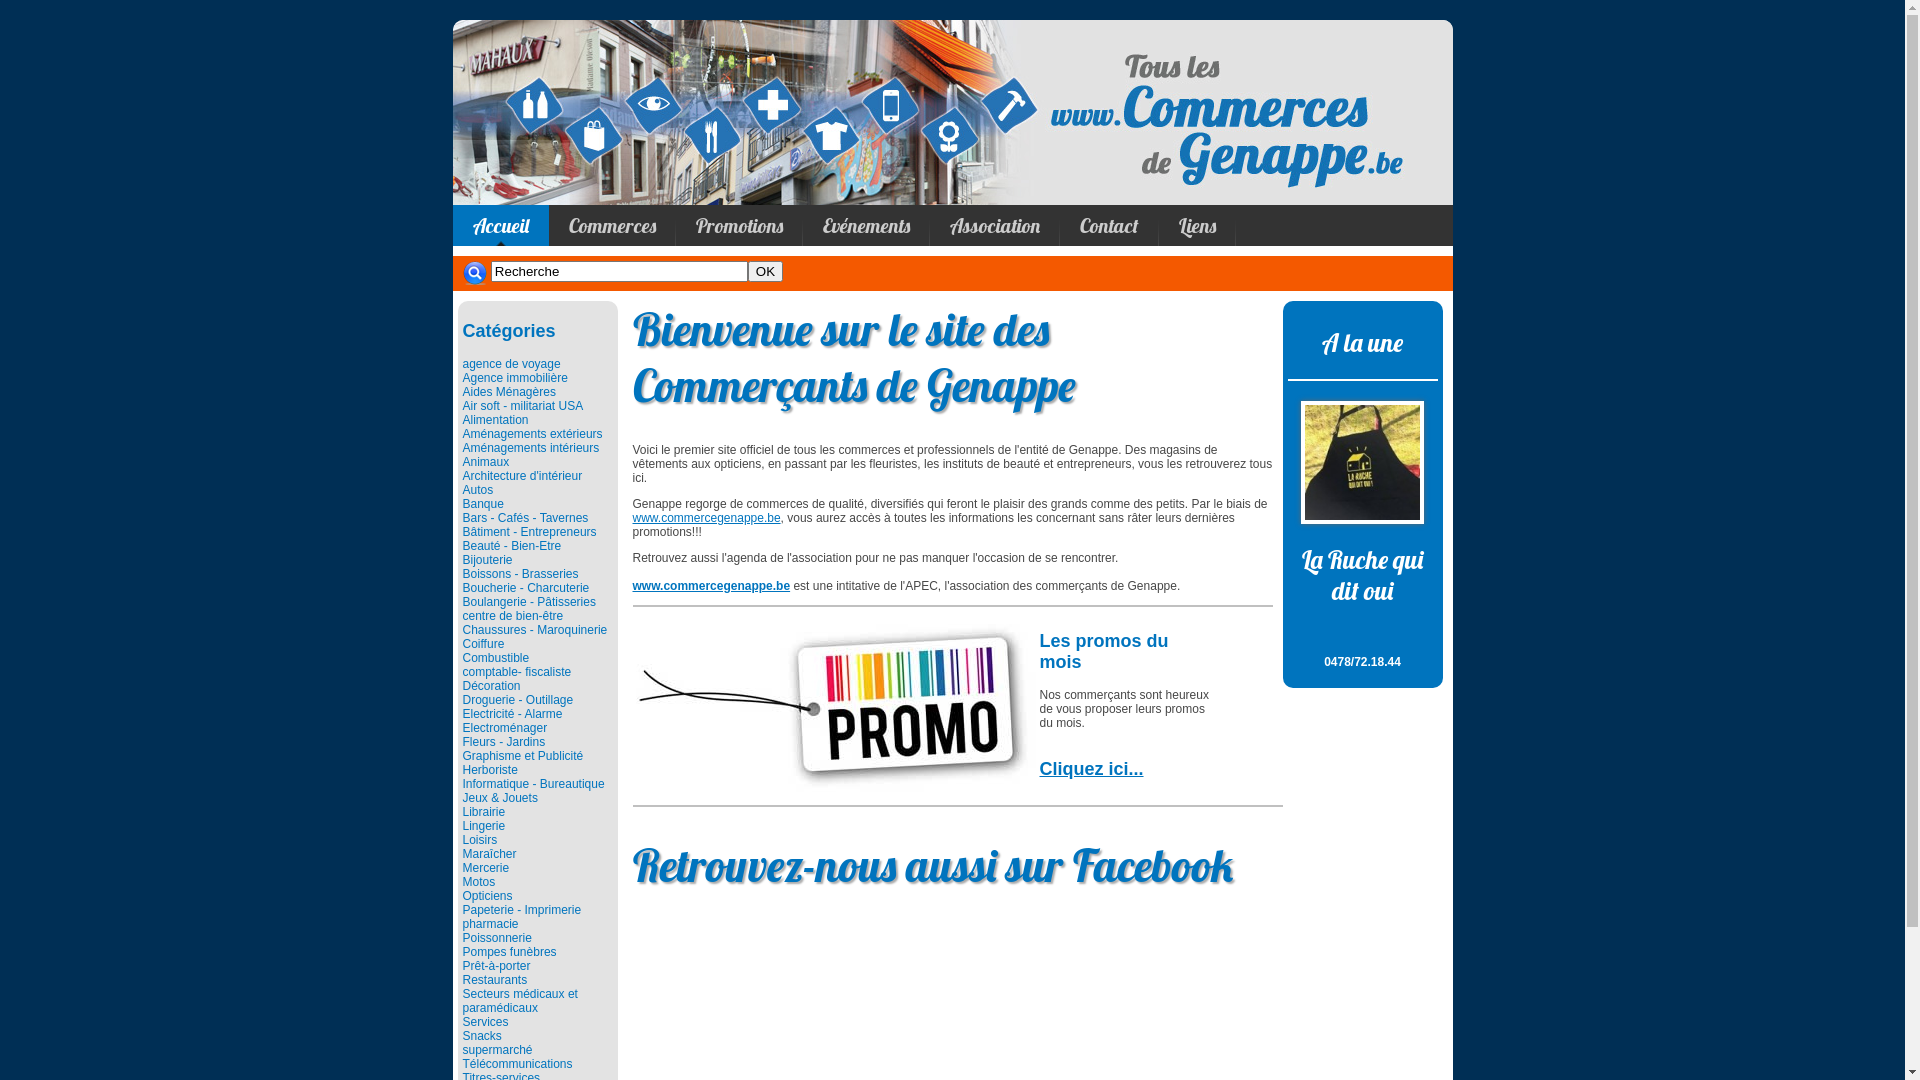 This screenshot has height=1080, width=1920. What do you see at coordinates (489, 769) in the screenshot?
I see `'Herboriste'` at bounding box center [489, 769].